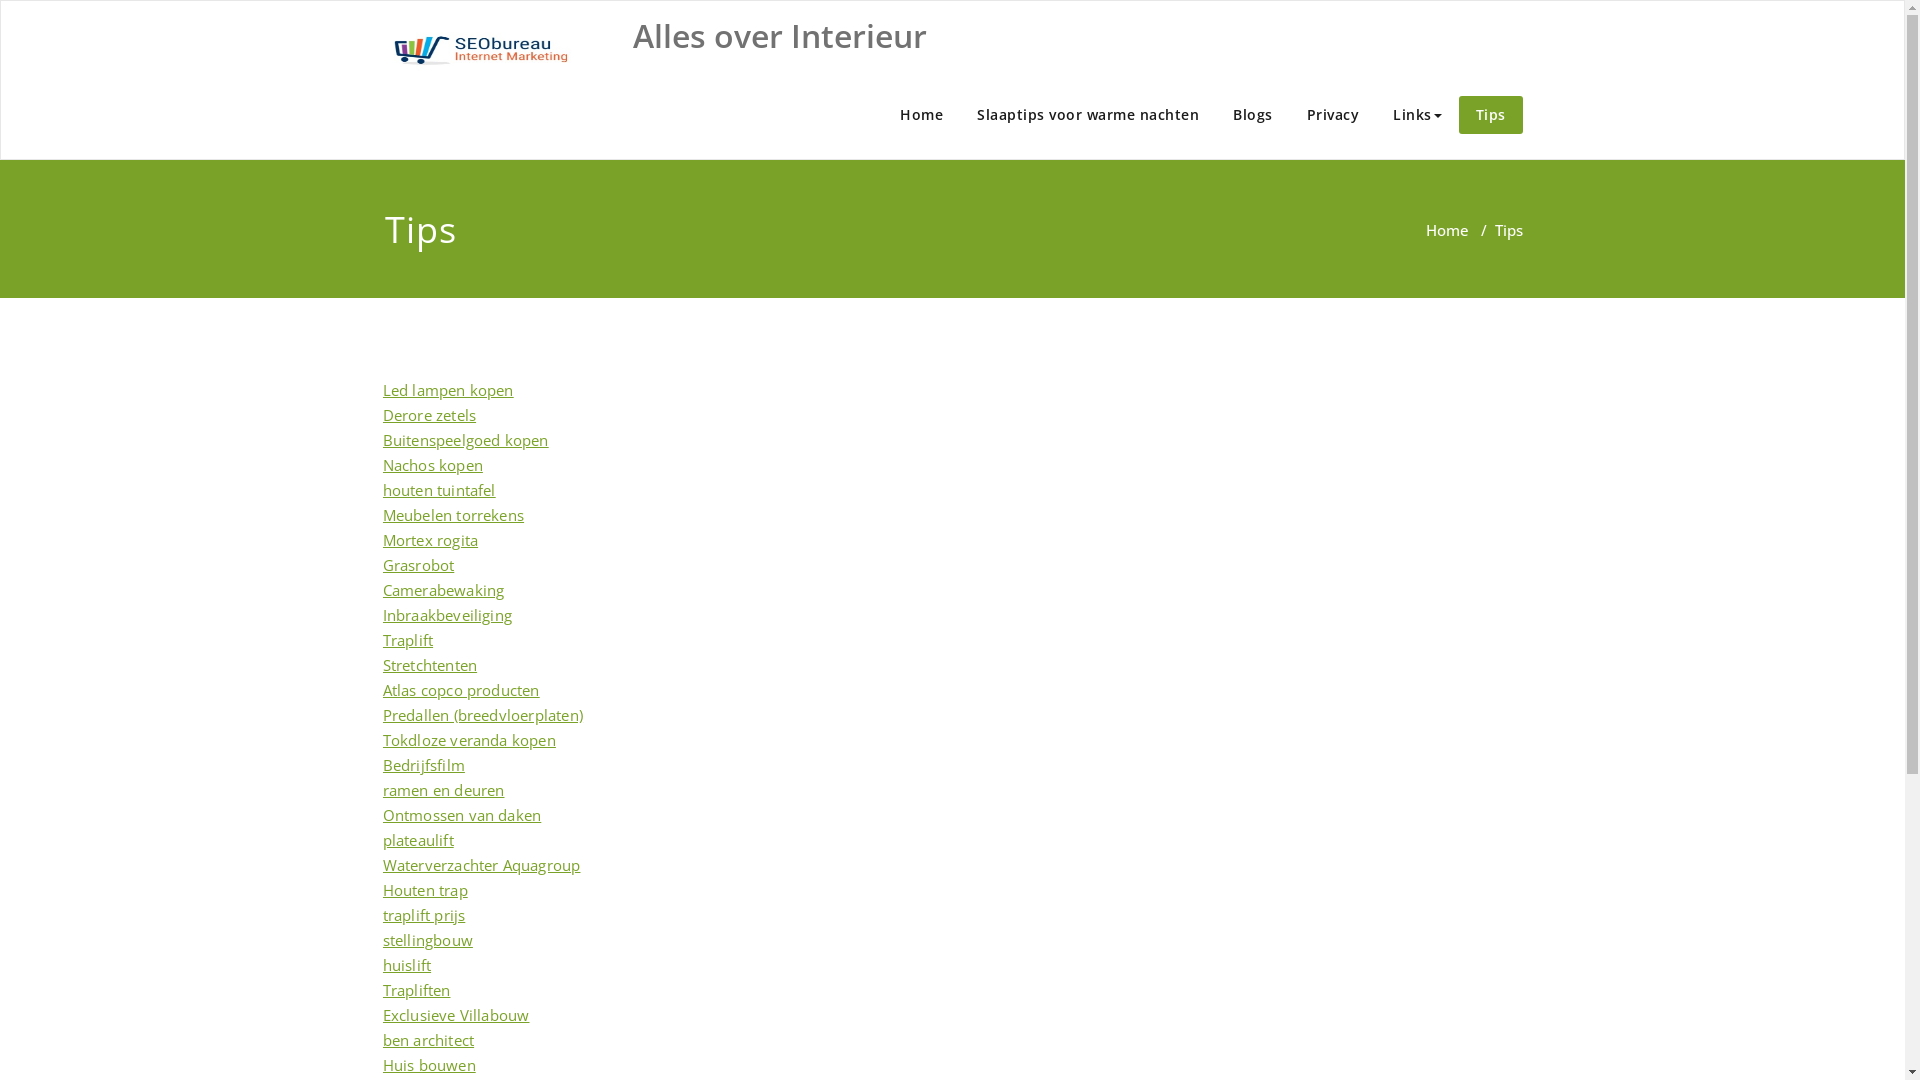  I want to click on 'Ontmossen van daken', so click(460, 814).